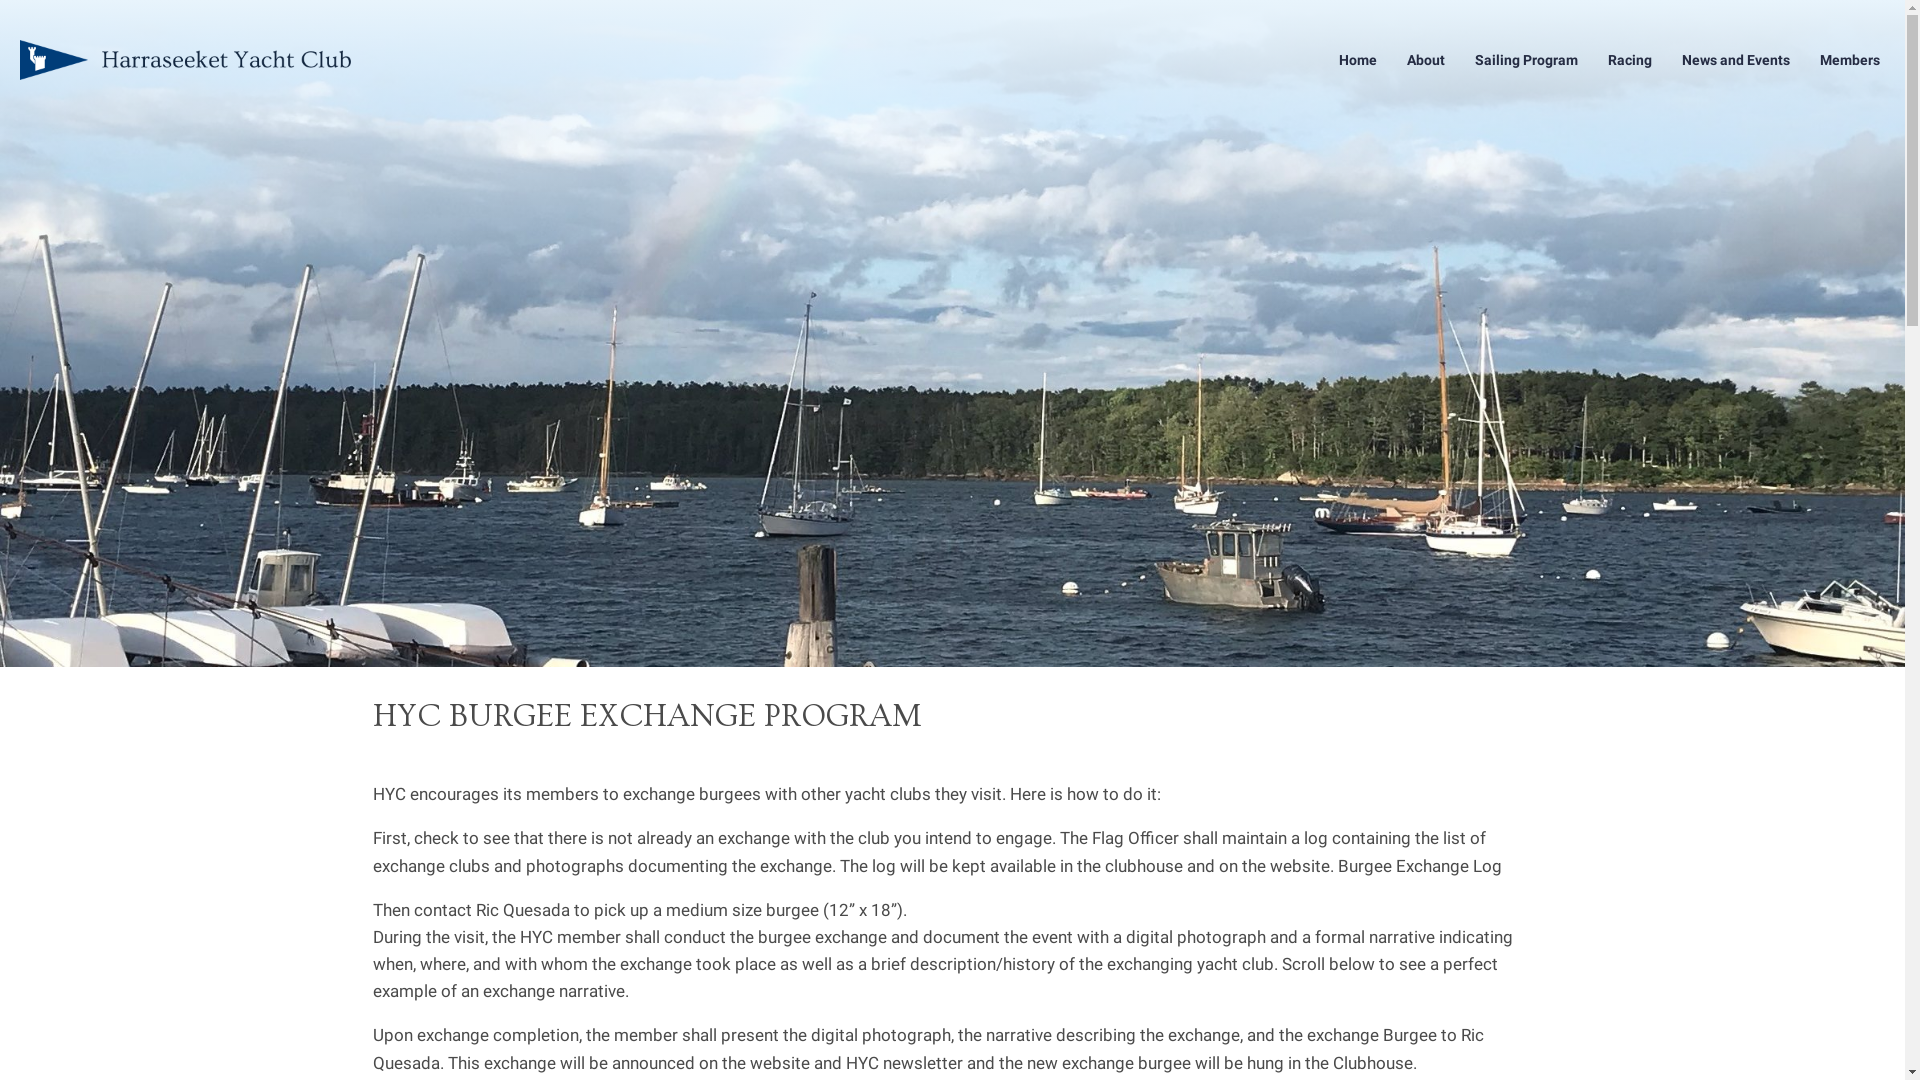 This screenshot has width=1920, height=1080. What do you see at coordinates (1848, 59) in the screenshot?
I see `'Members'` at bounding box center [1848, 59].